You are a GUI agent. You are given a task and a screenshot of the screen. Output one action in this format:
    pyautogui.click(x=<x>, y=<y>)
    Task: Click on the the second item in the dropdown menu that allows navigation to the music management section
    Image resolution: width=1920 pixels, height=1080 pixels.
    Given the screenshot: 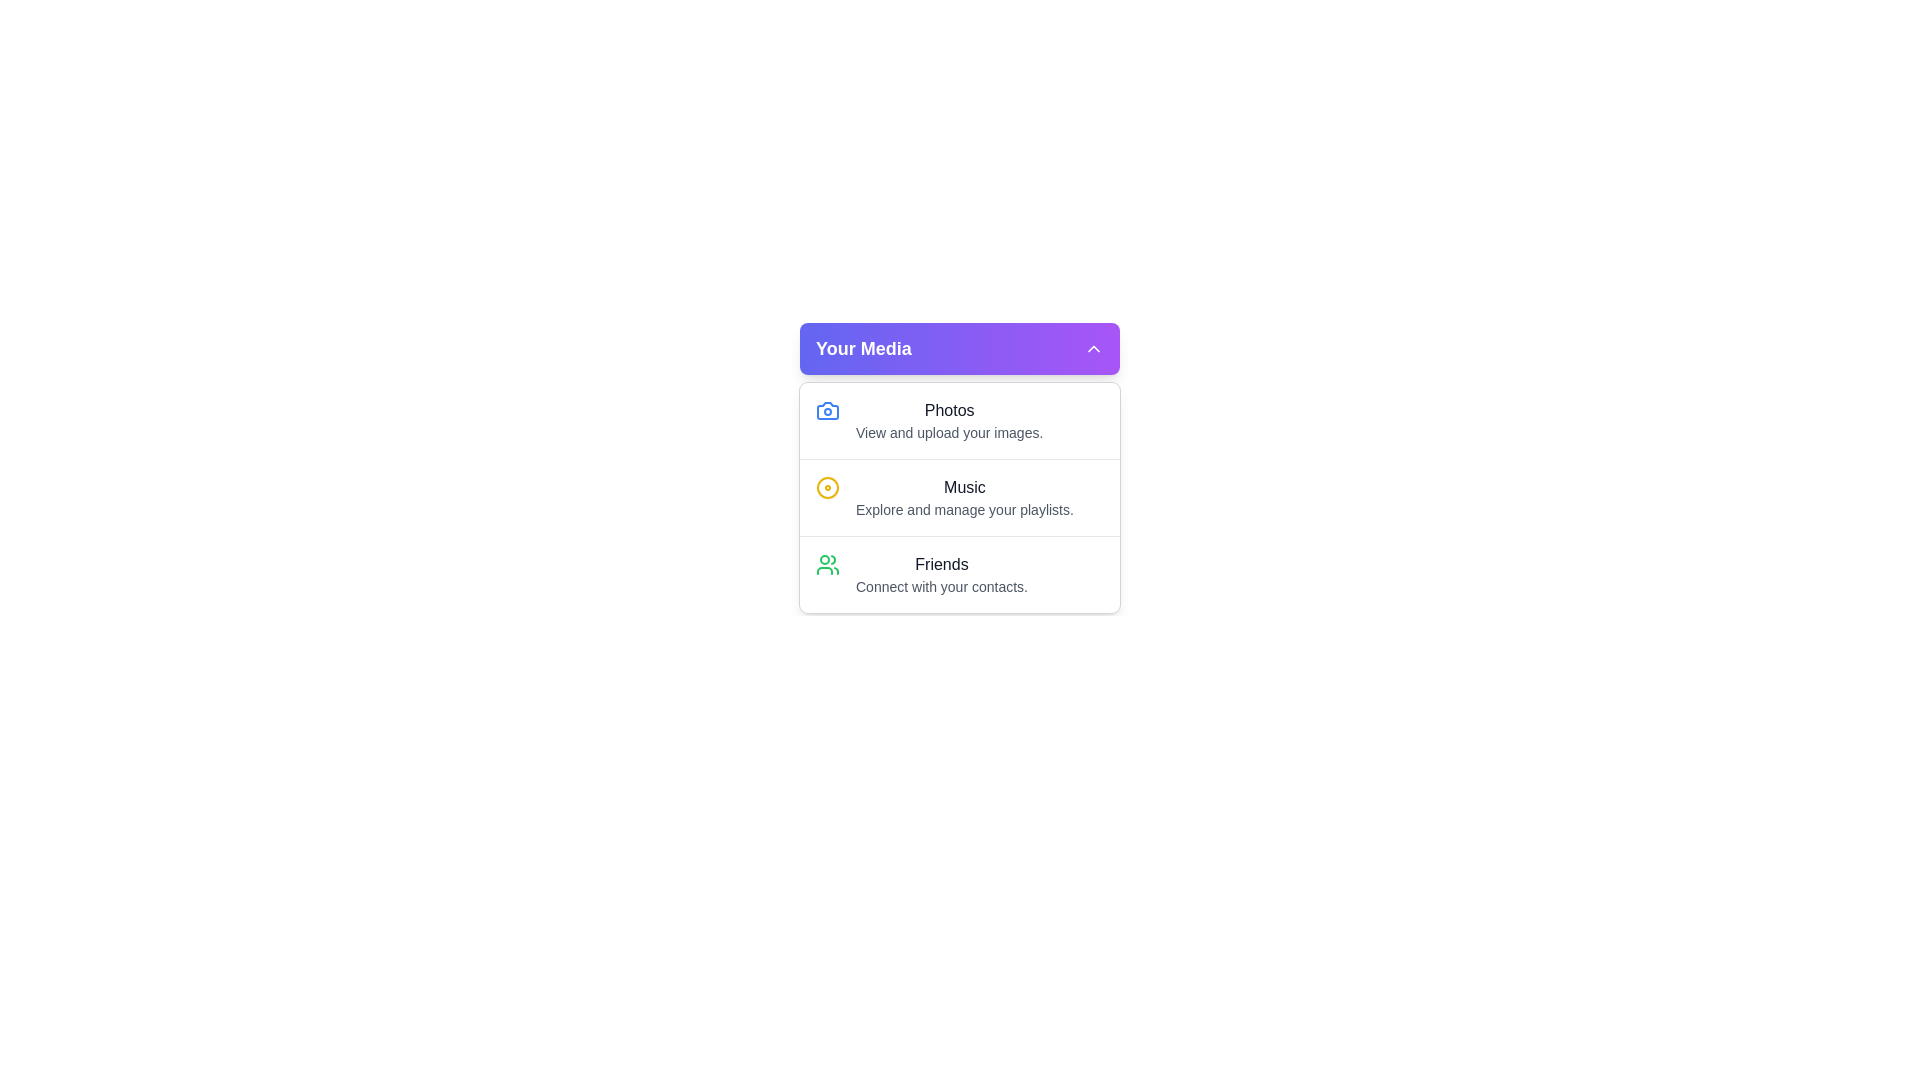 What is the action you would take?
    pyautogui.click(x=960, y=496)
    